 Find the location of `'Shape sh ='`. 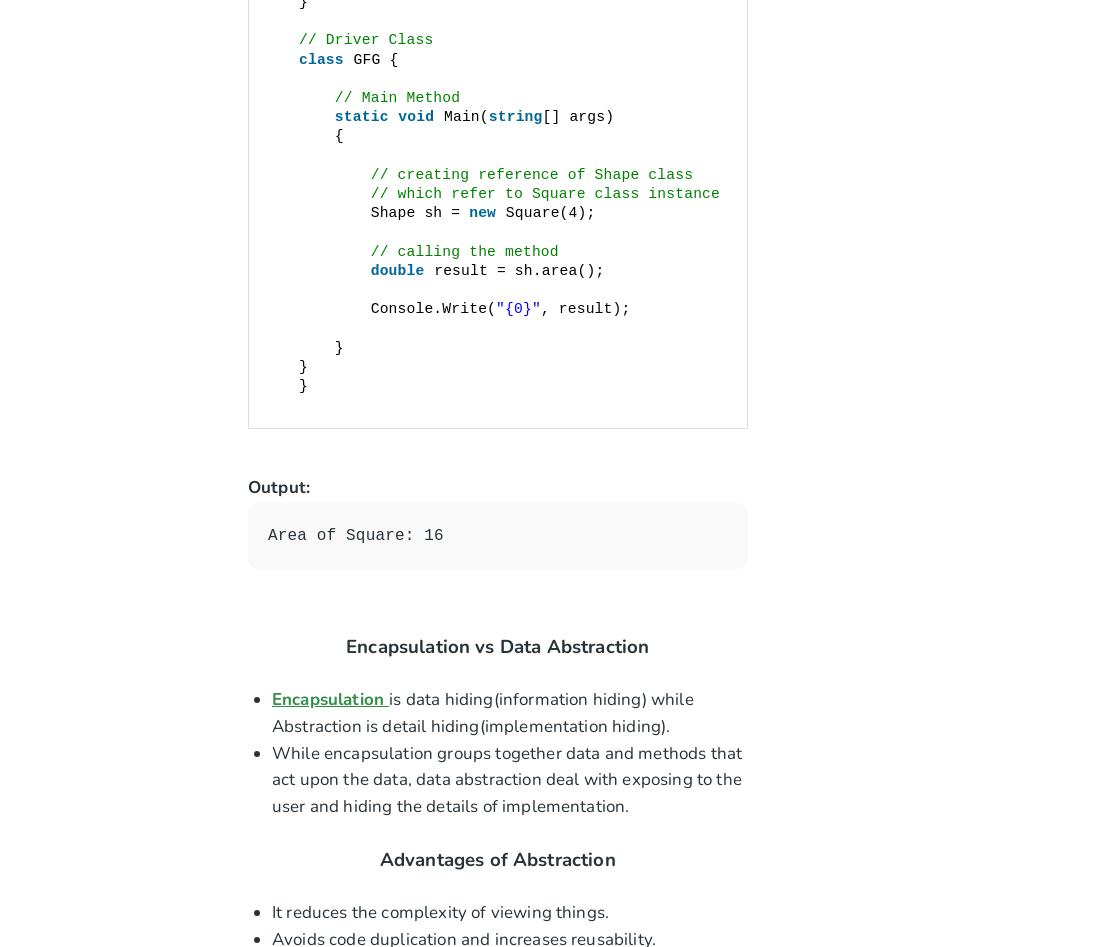

'Shape sh =' is located at coordinates (370, 212).